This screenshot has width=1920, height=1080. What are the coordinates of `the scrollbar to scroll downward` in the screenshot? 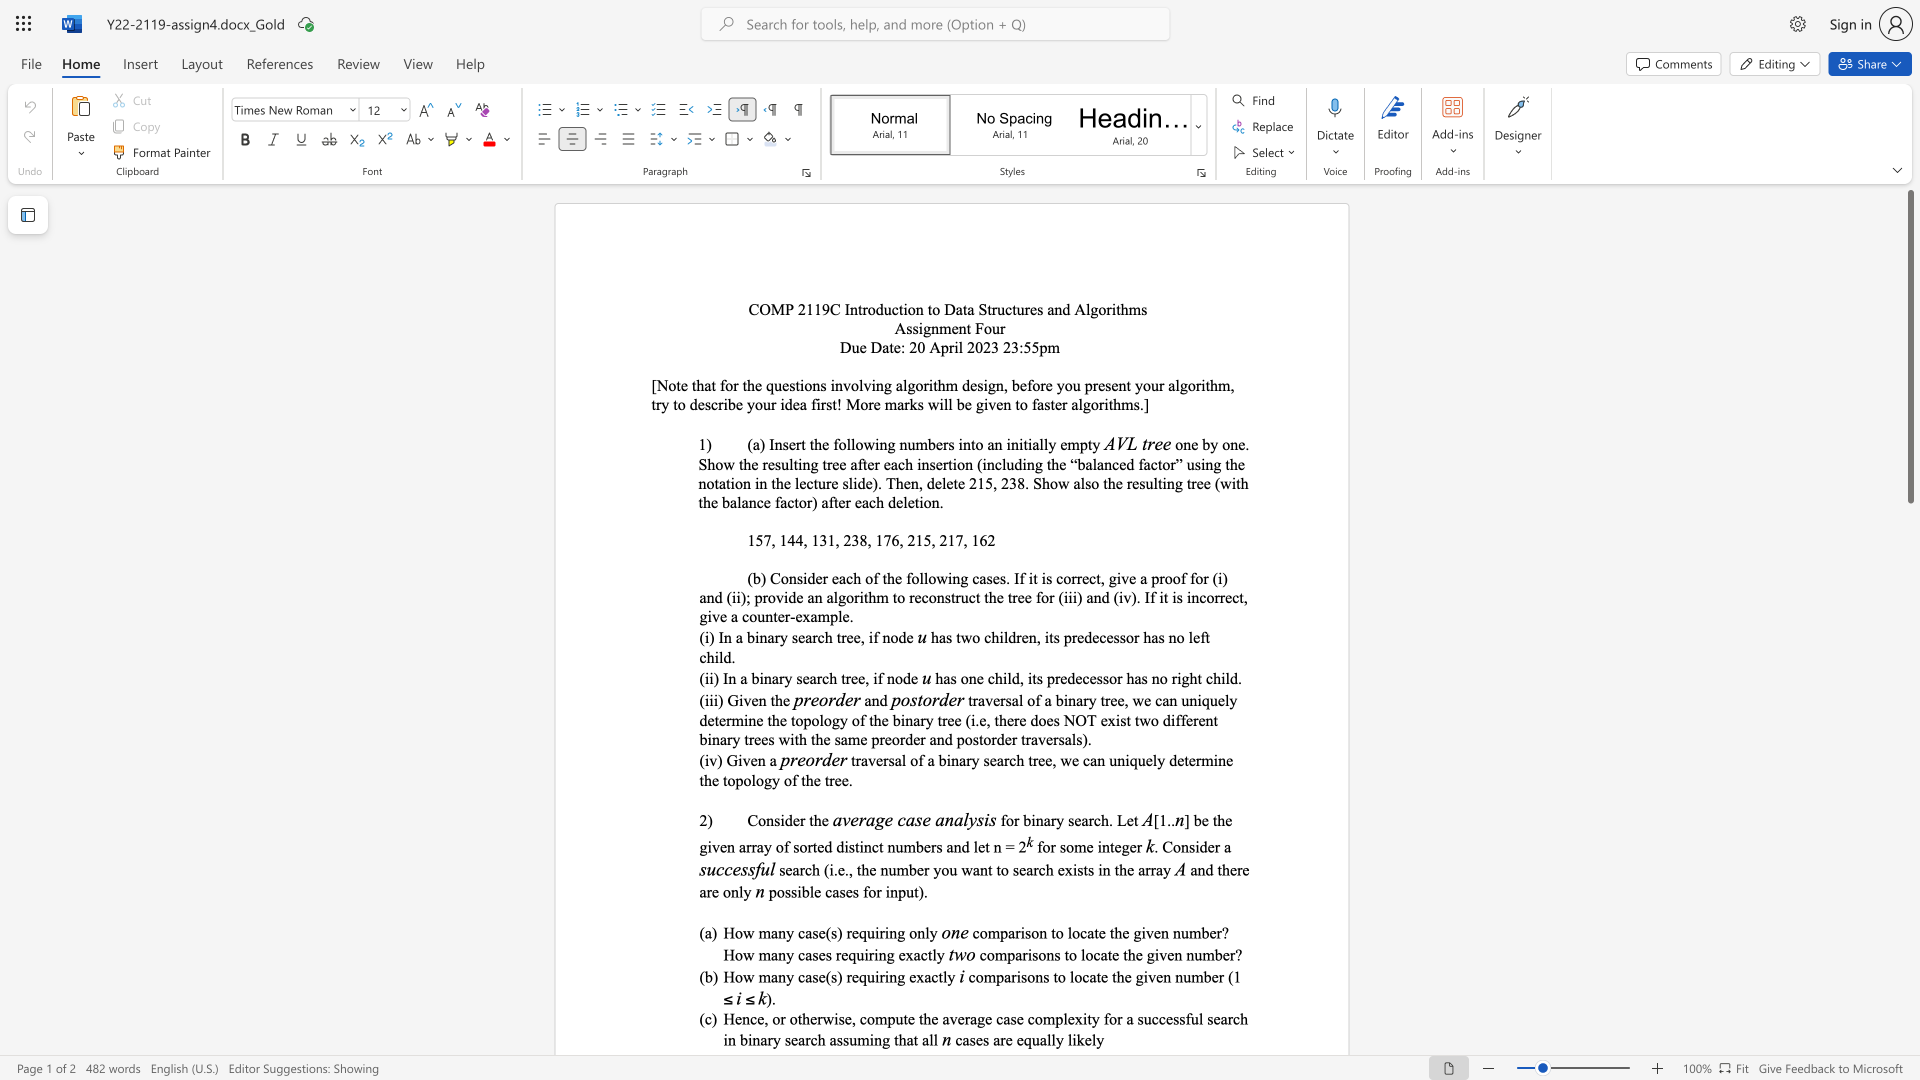 It's located at (1909, 810).